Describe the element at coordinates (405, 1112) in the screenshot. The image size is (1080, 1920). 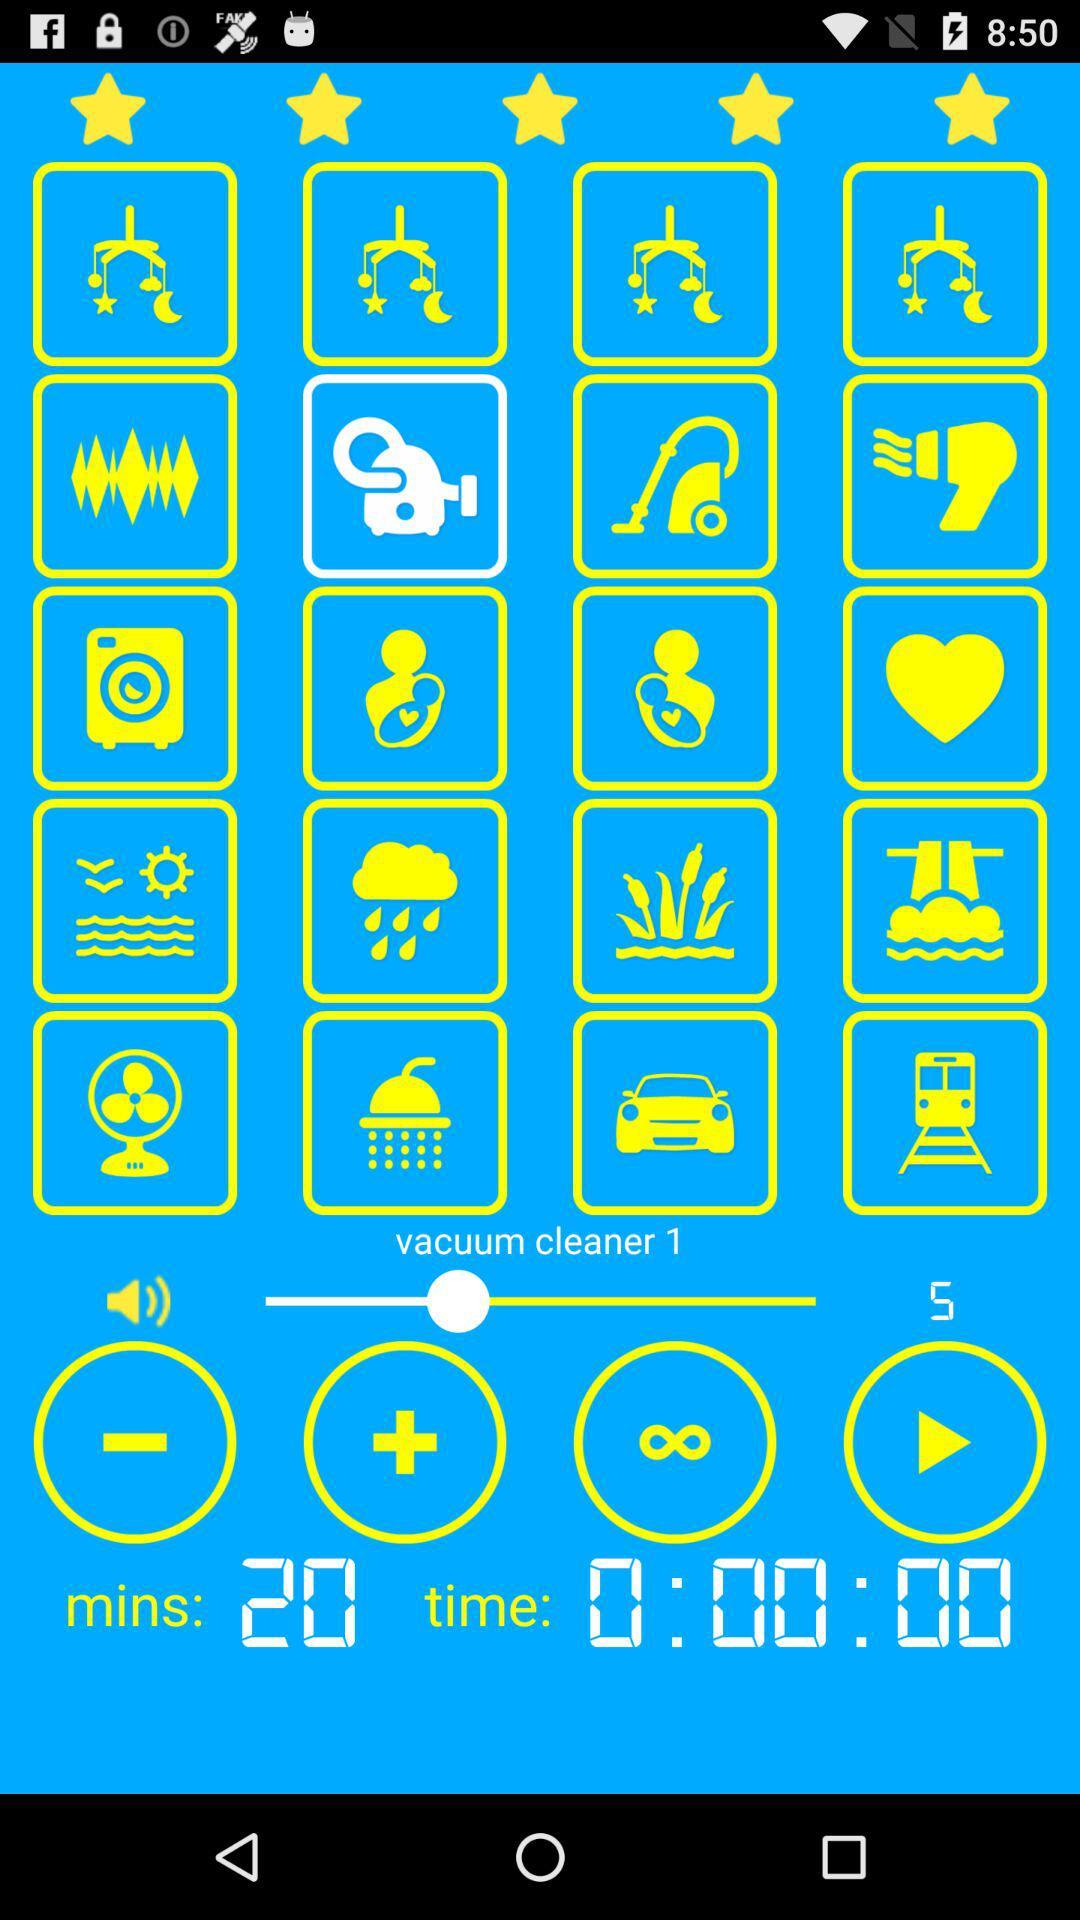
I see `the item above vacuum cleaner 1` at that location.